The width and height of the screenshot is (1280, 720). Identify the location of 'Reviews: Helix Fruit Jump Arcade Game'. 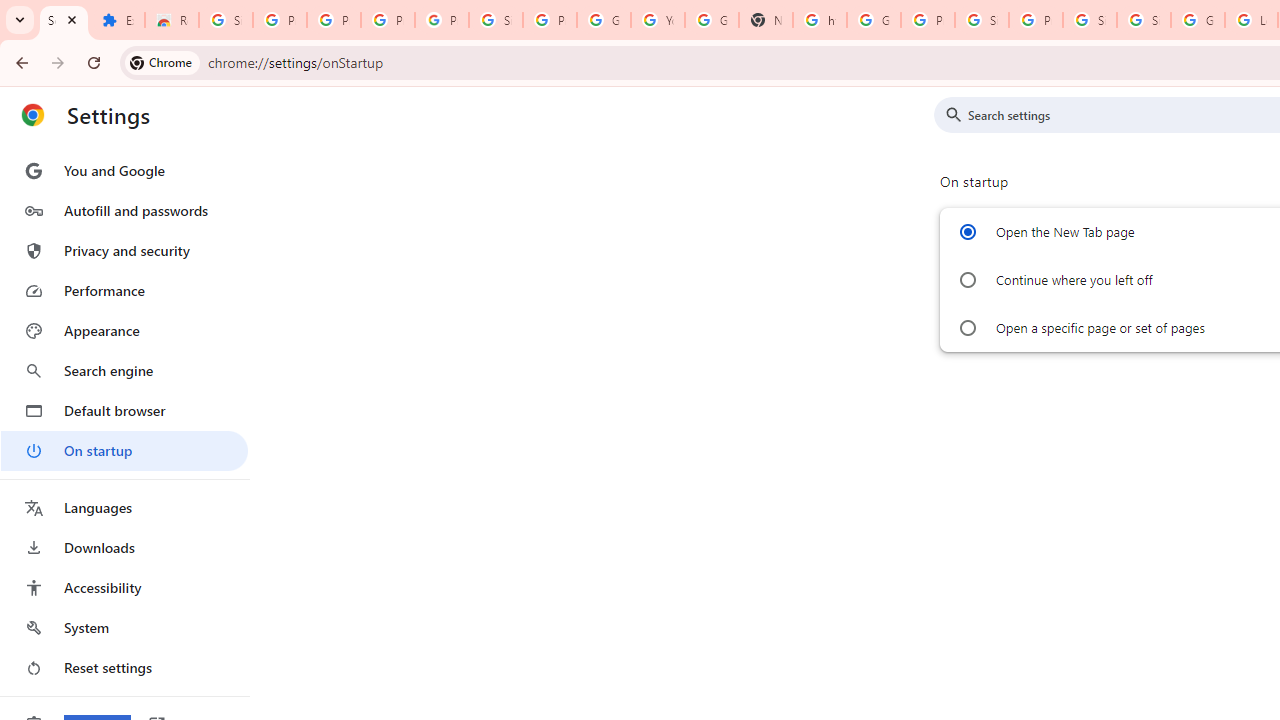
(171, 20).